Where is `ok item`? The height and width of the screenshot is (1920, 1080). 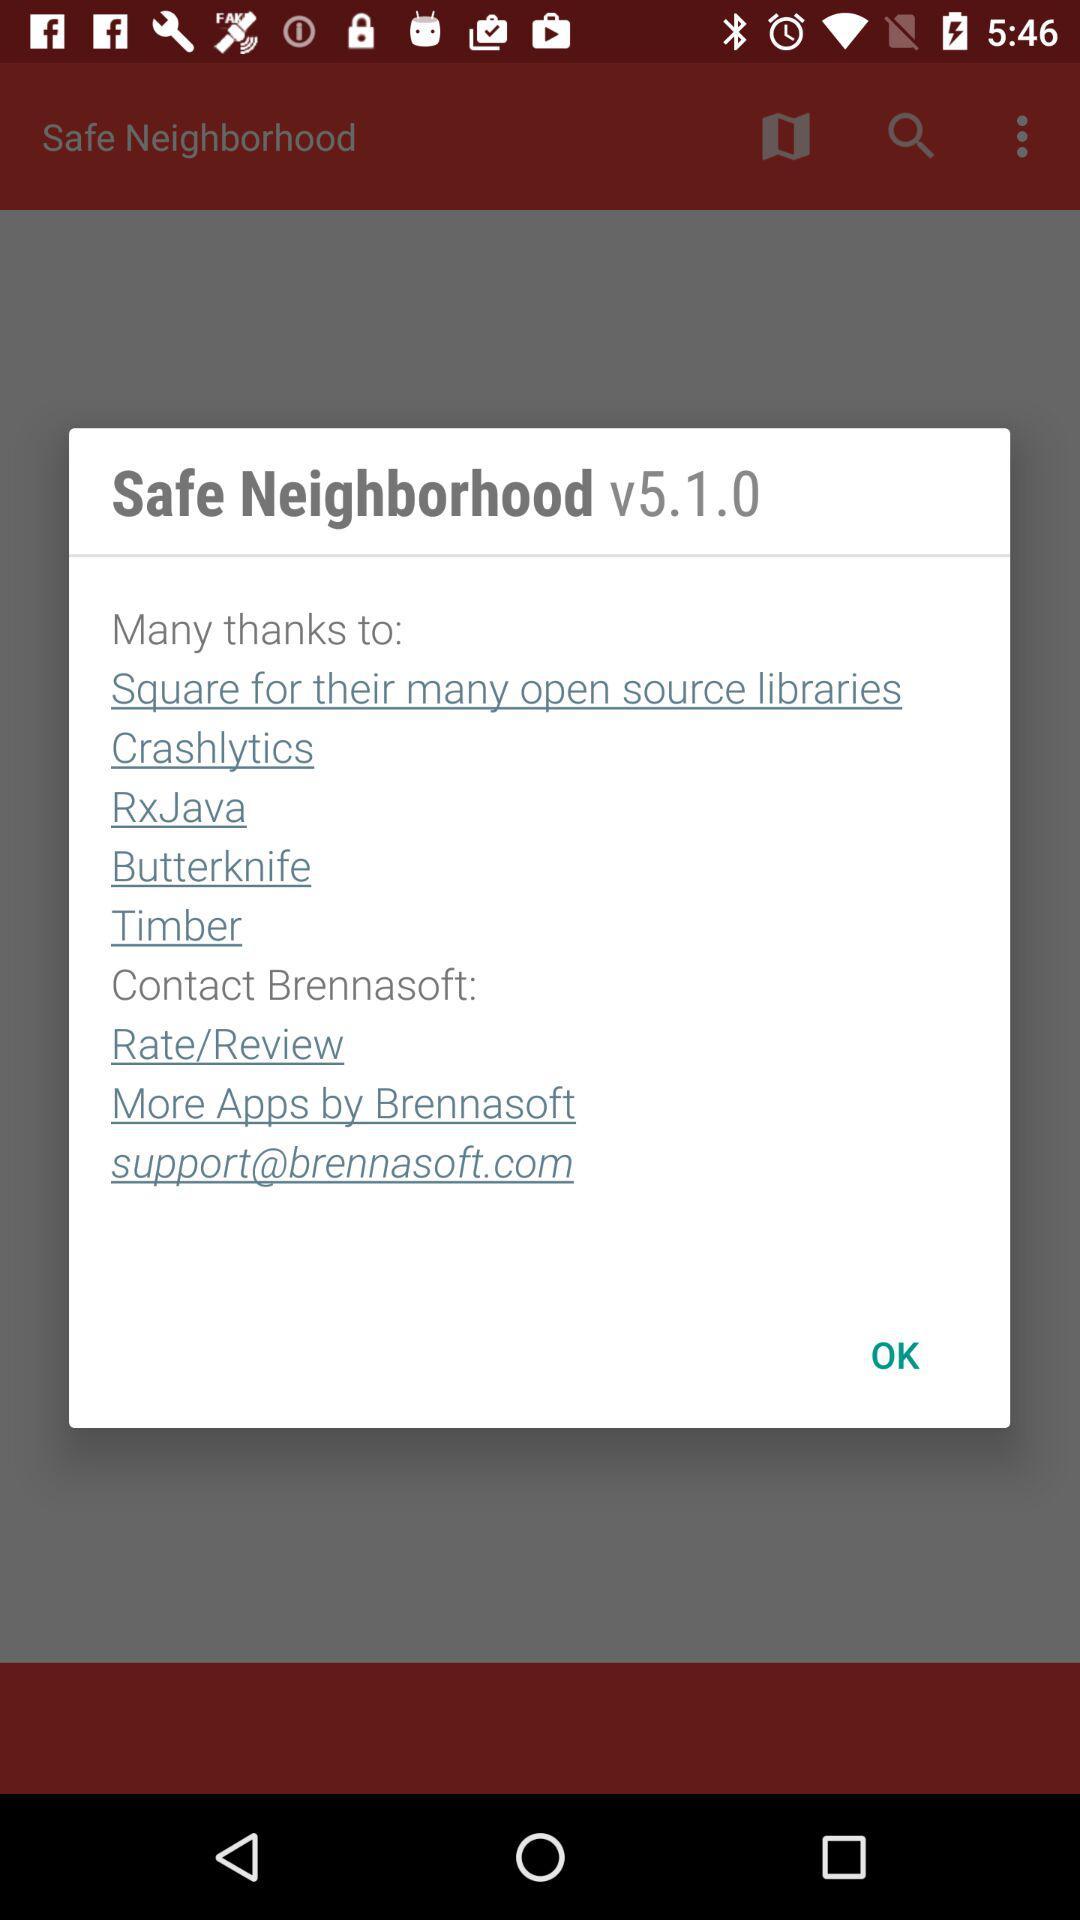 ok item is located at coordinates (893, 1354).